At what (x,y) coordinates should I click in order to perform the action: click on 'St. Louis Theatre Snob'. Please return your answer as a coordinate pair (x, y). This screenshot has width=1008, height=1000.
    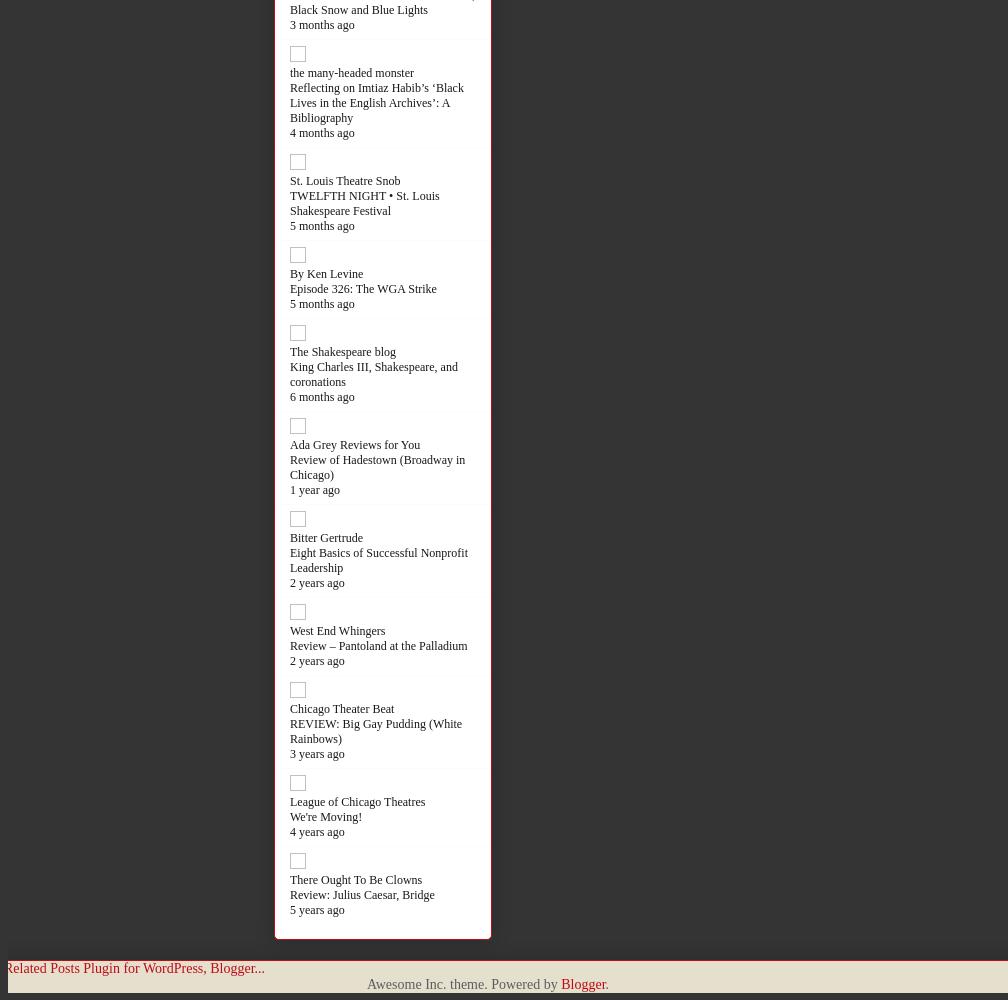
    Looking at the image, I should click on (290, 180).